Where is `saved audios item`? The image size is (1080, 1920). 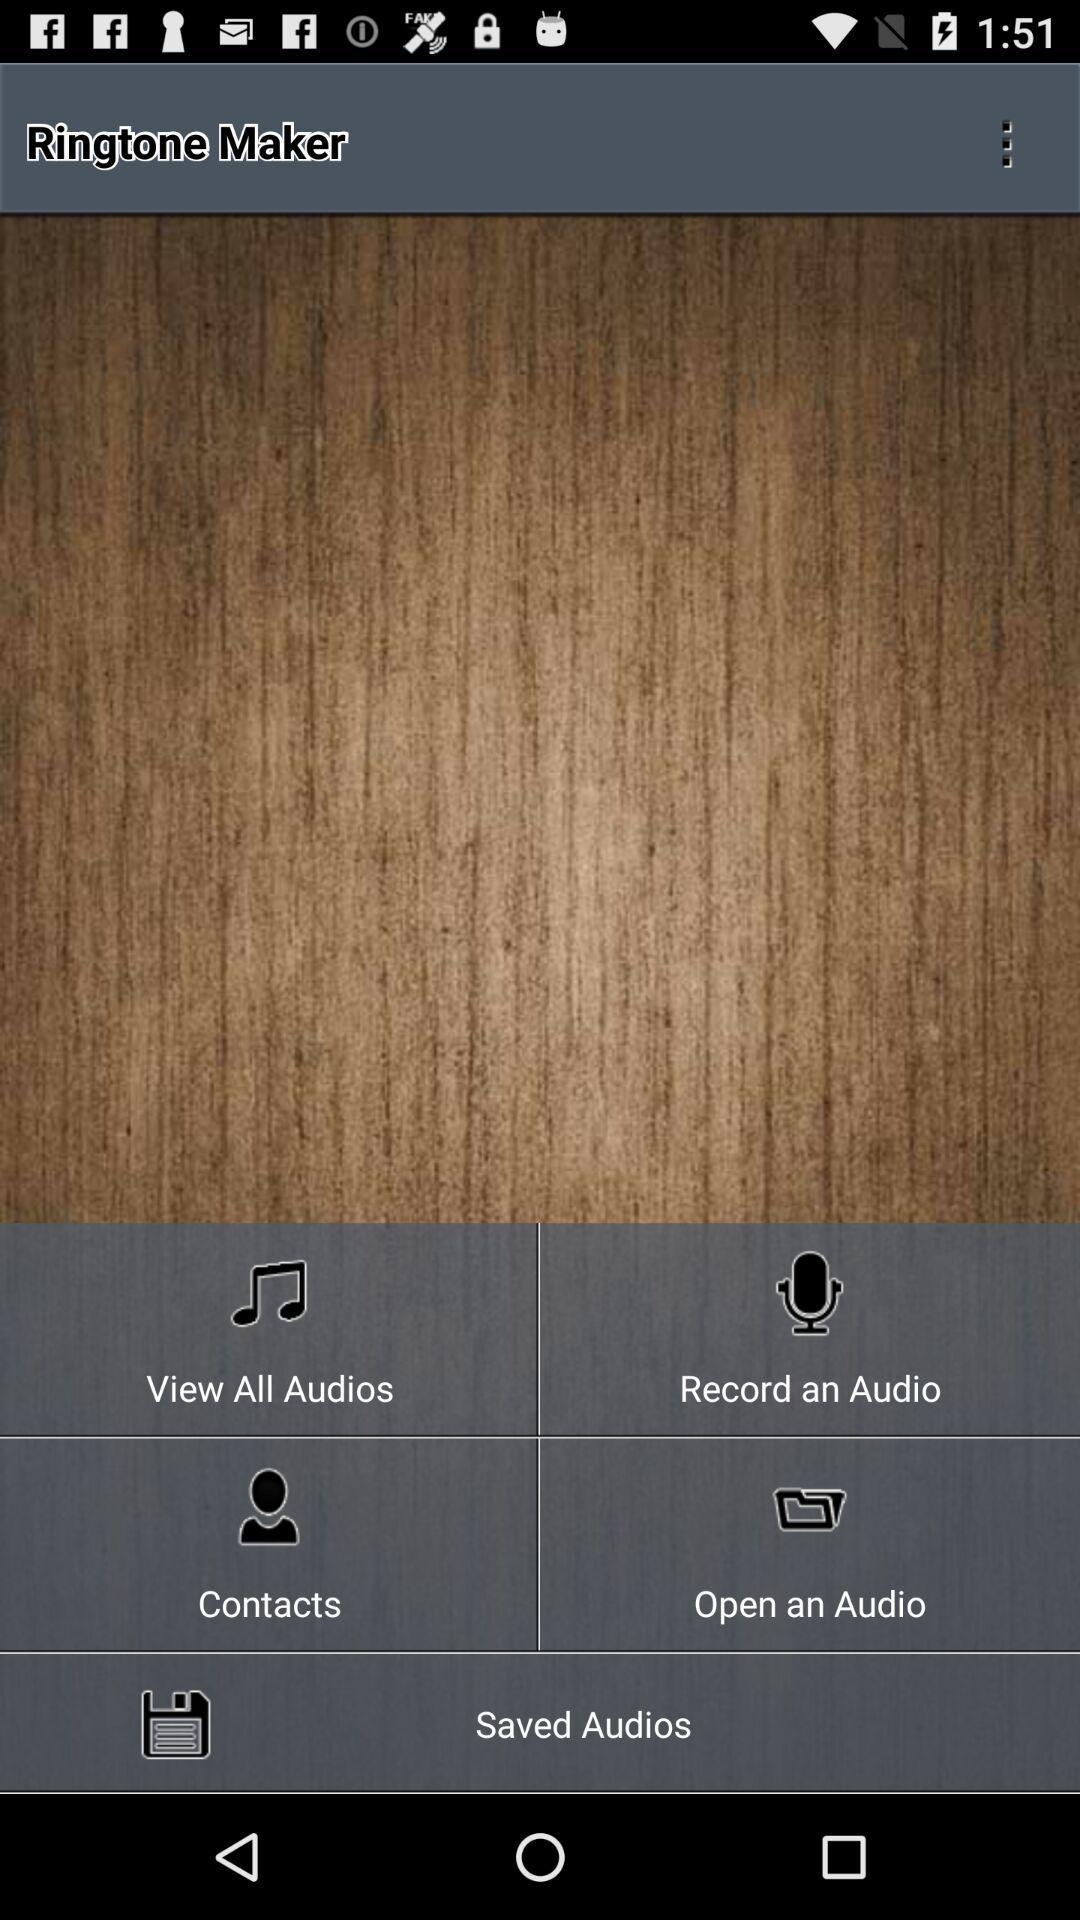 saved audios item is located at coordinates (540, 1722).